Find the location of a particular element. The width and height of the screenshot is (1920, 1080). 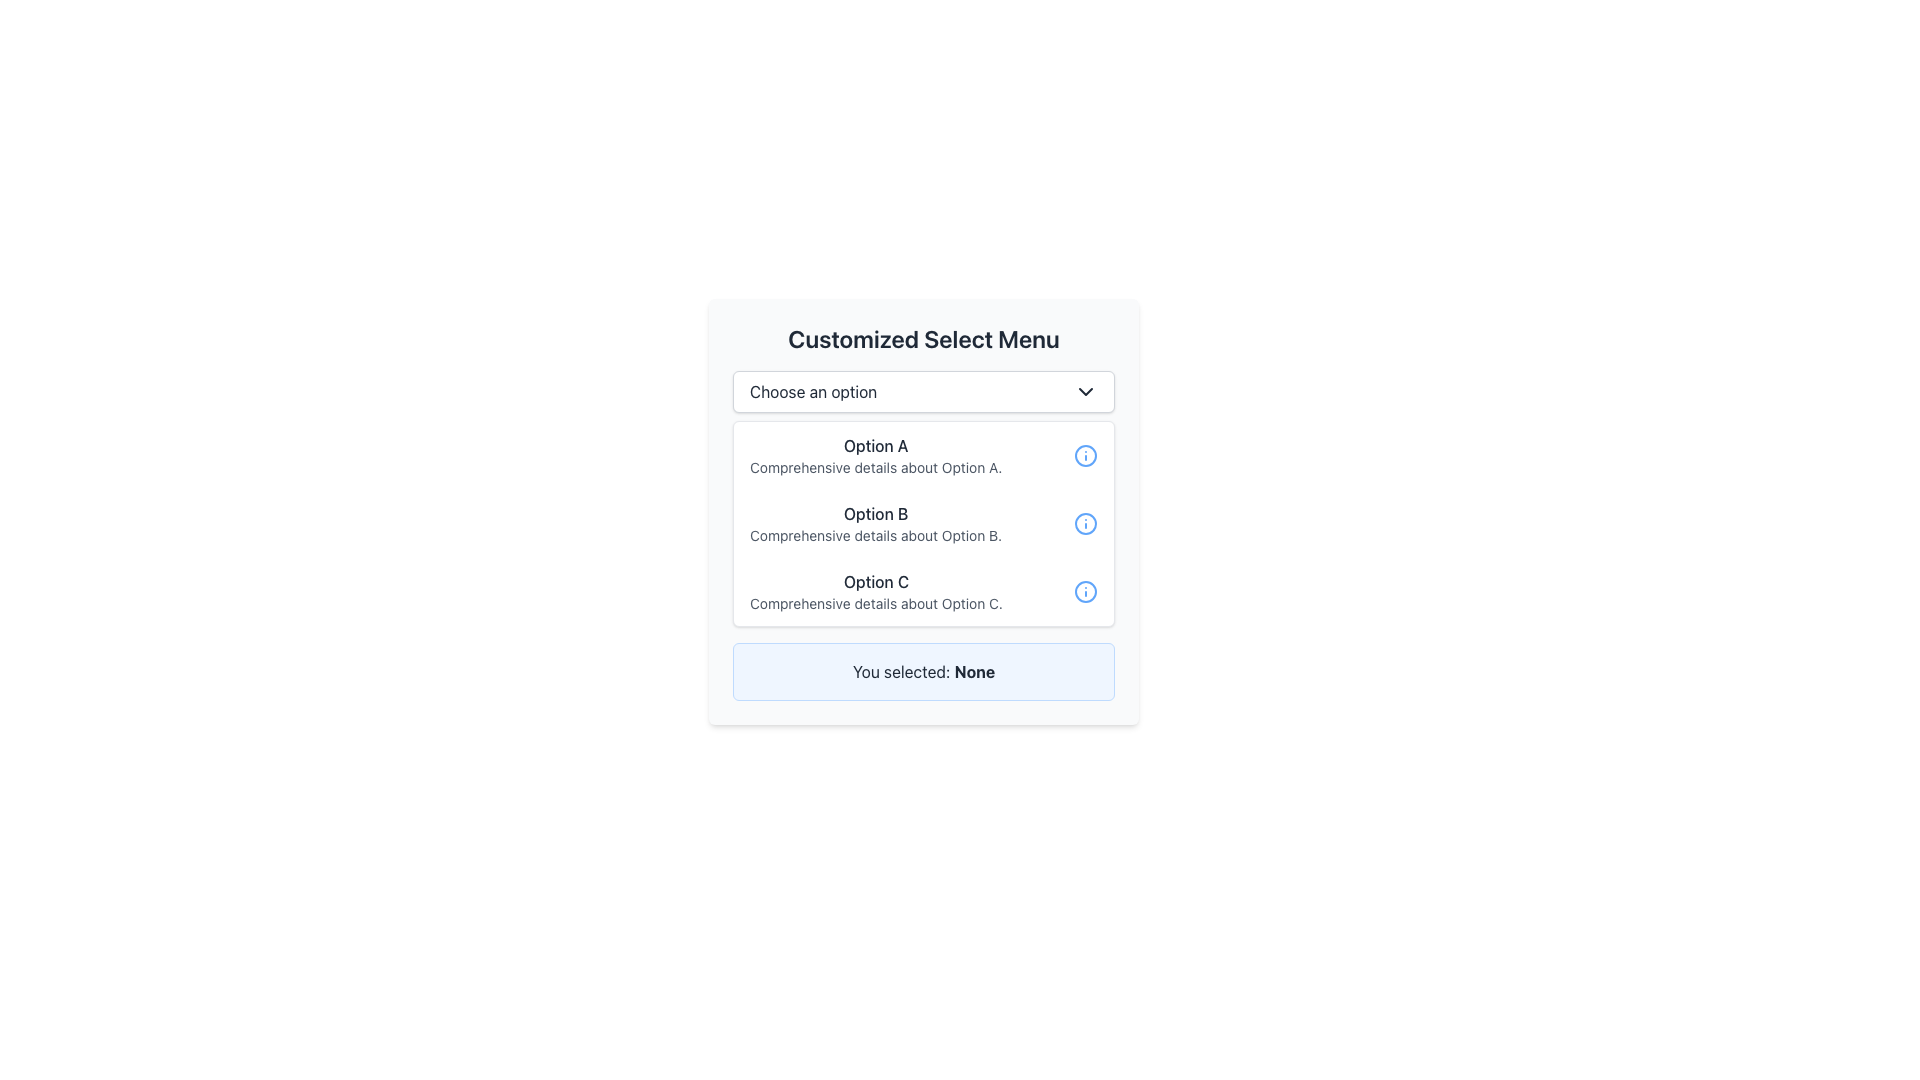

the first option in the dropdown list titled 'Choose an option' is located at coordinates (876, 455).